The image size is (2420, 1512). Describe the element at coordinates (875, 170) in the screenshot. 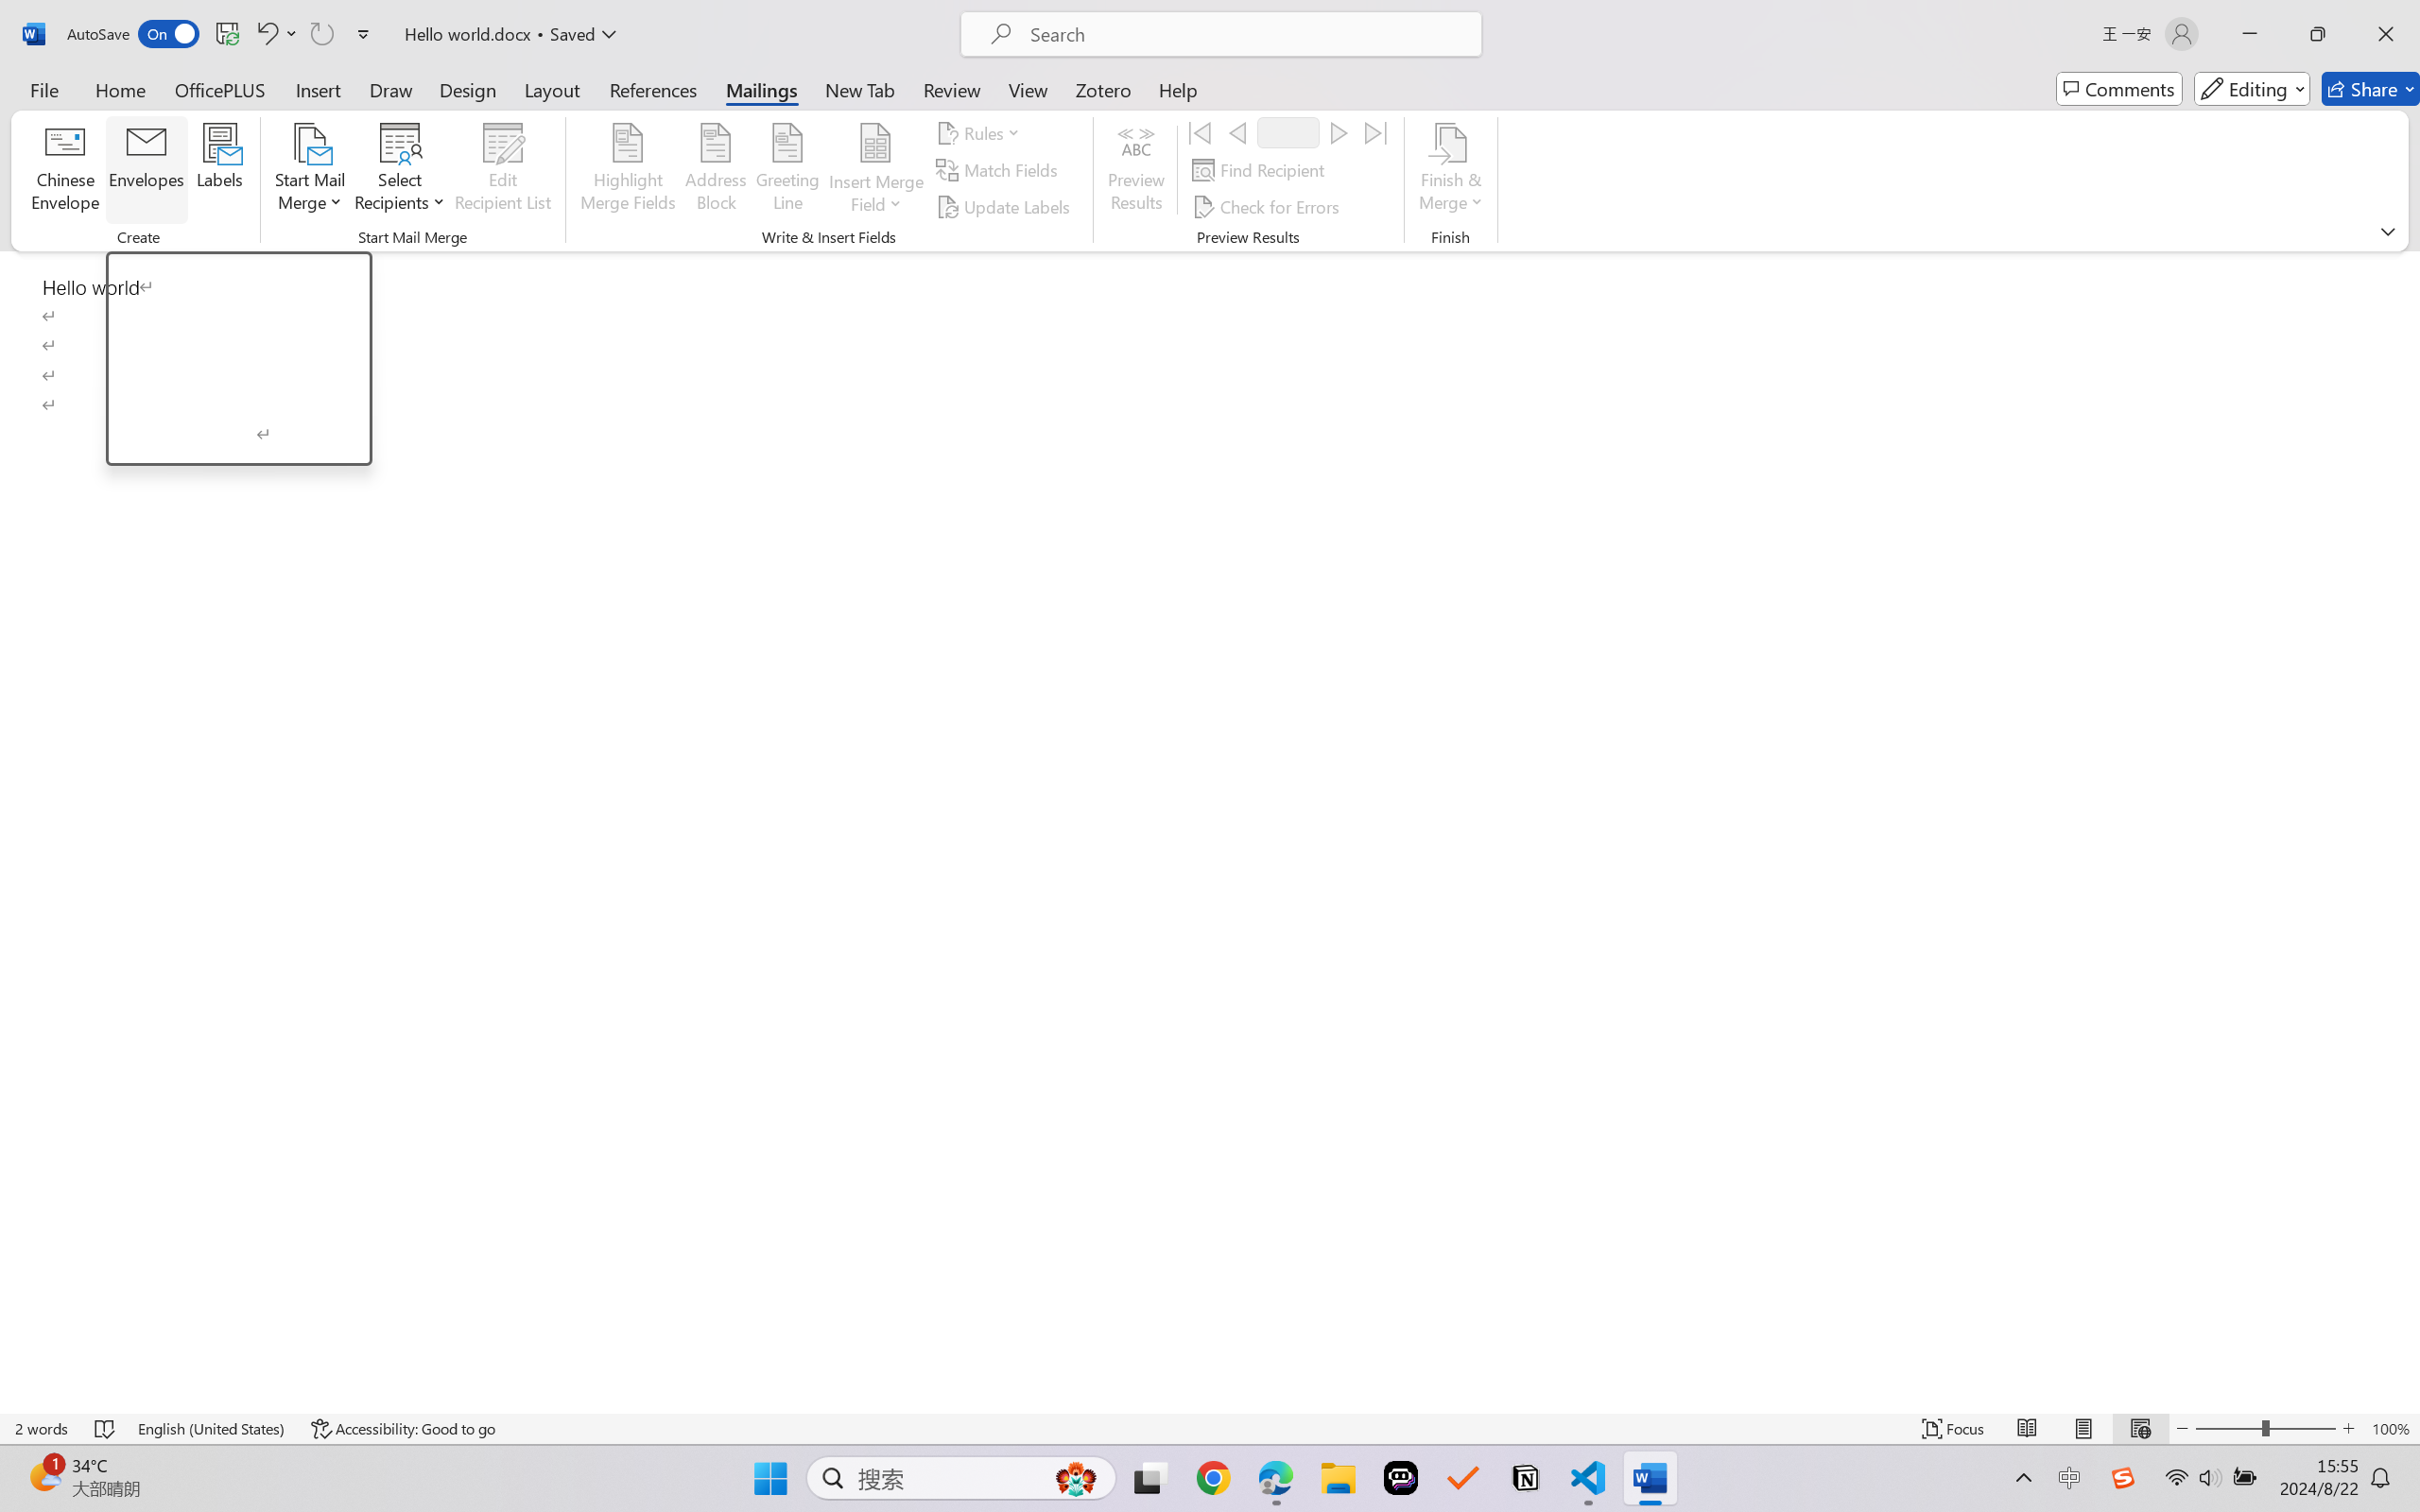

I see `'Insert Merge Field'` at that location.